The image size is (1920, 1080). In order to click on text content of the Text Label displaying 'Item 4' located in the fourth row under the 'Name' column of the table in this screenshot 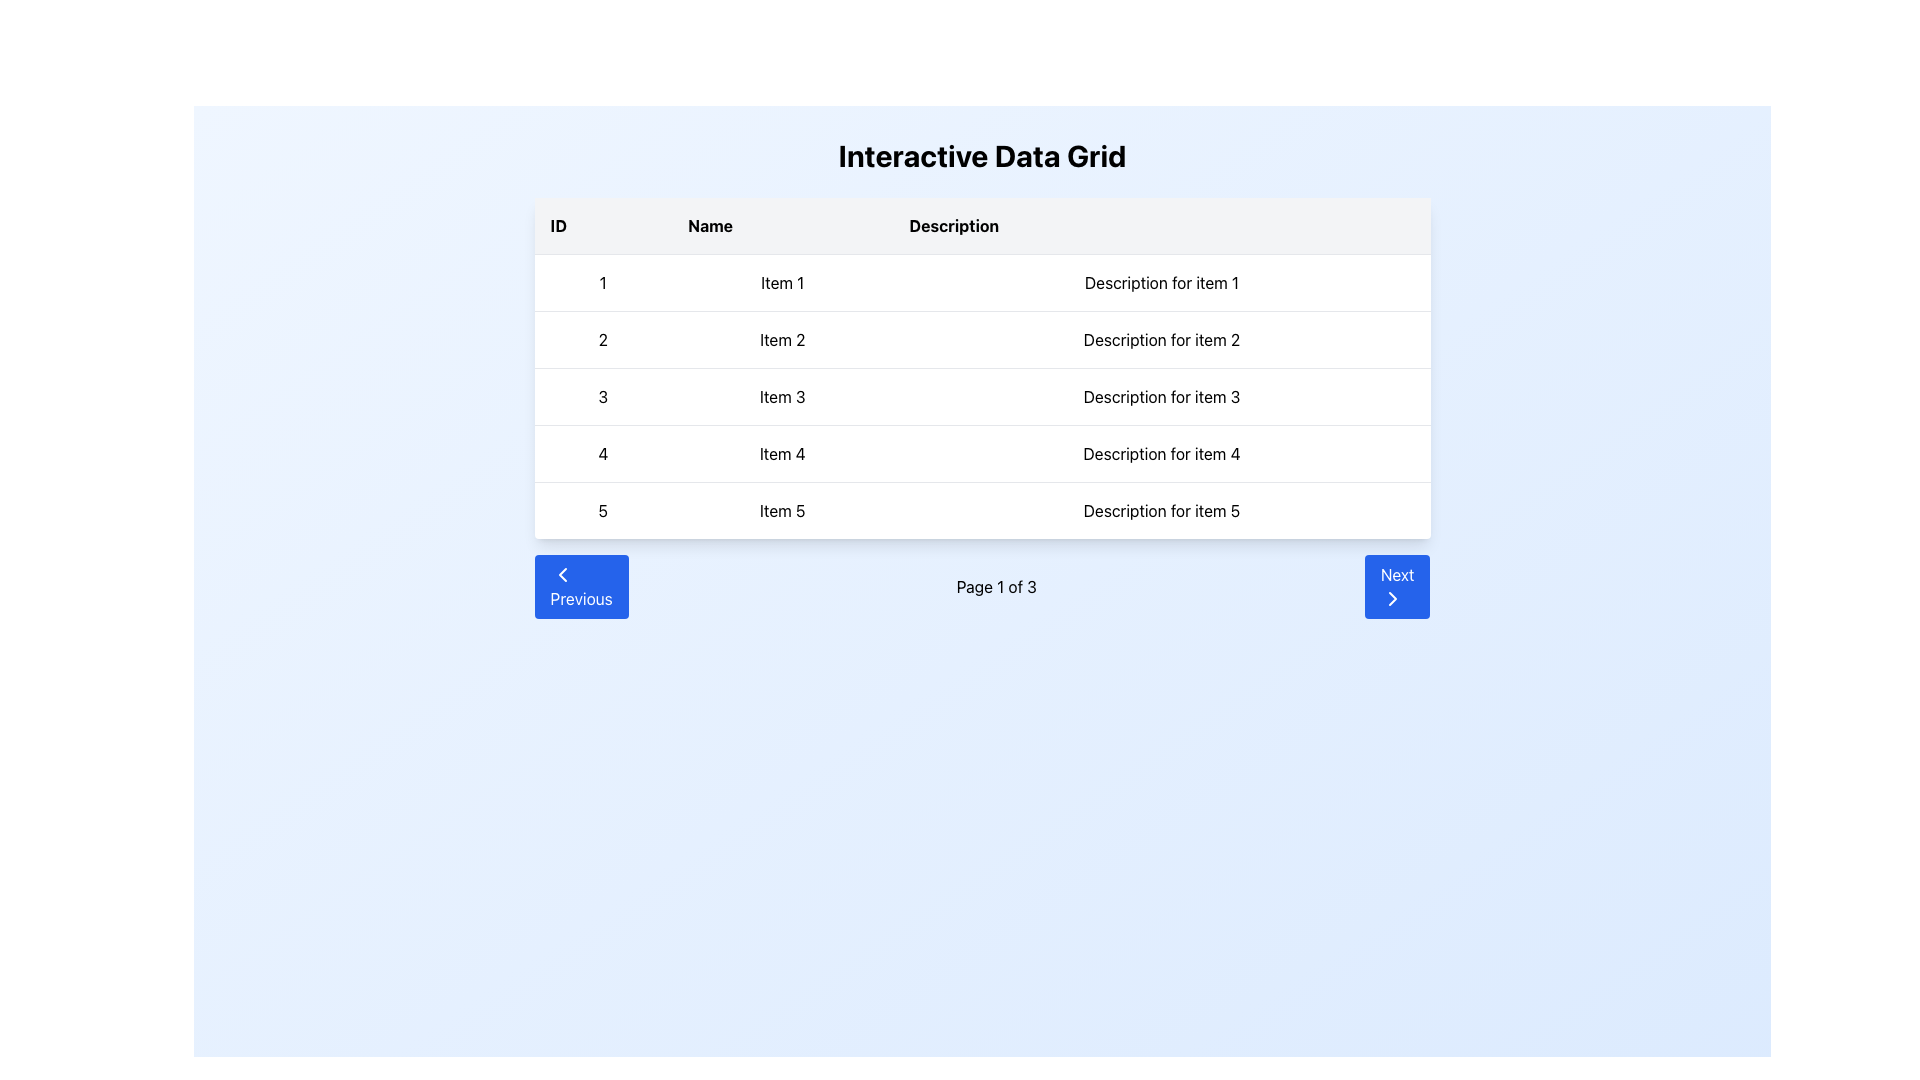, I will do `click(781, 454)`.